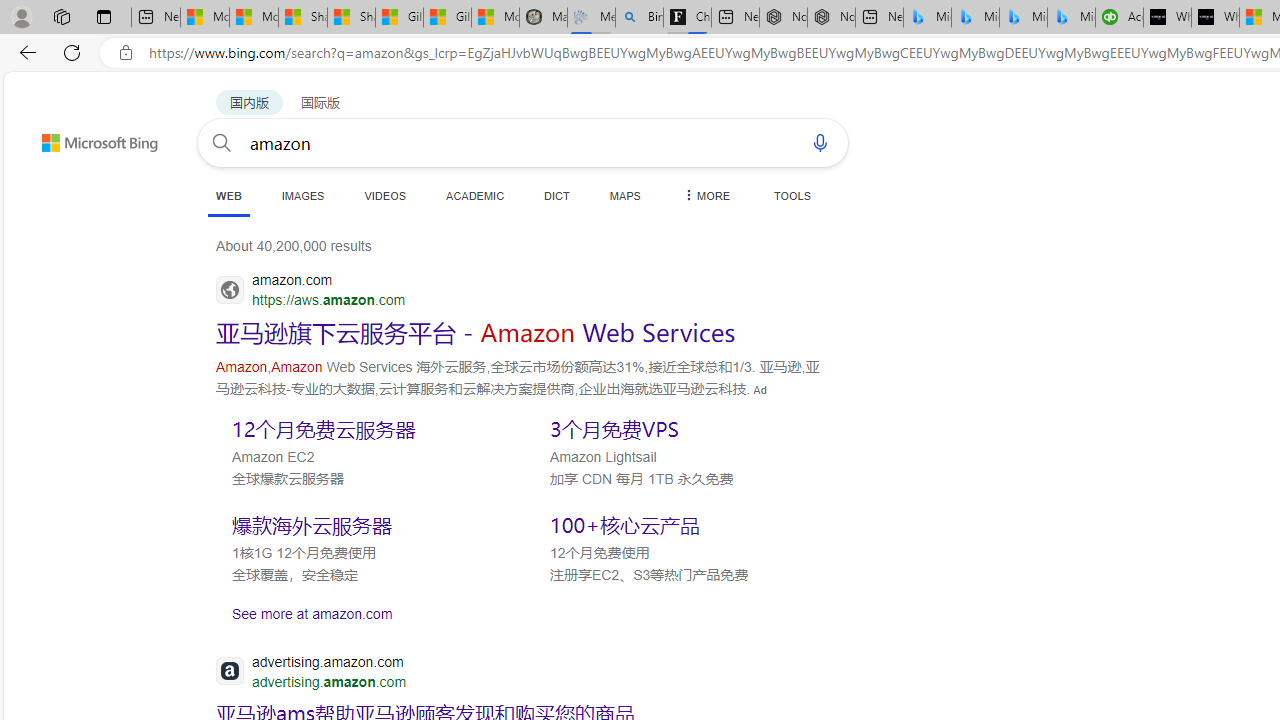 The image size is (1280, 720). Describe the element at coordinates (86, 137) in the screenshot. I see `'Back to Bing search'` at that location.